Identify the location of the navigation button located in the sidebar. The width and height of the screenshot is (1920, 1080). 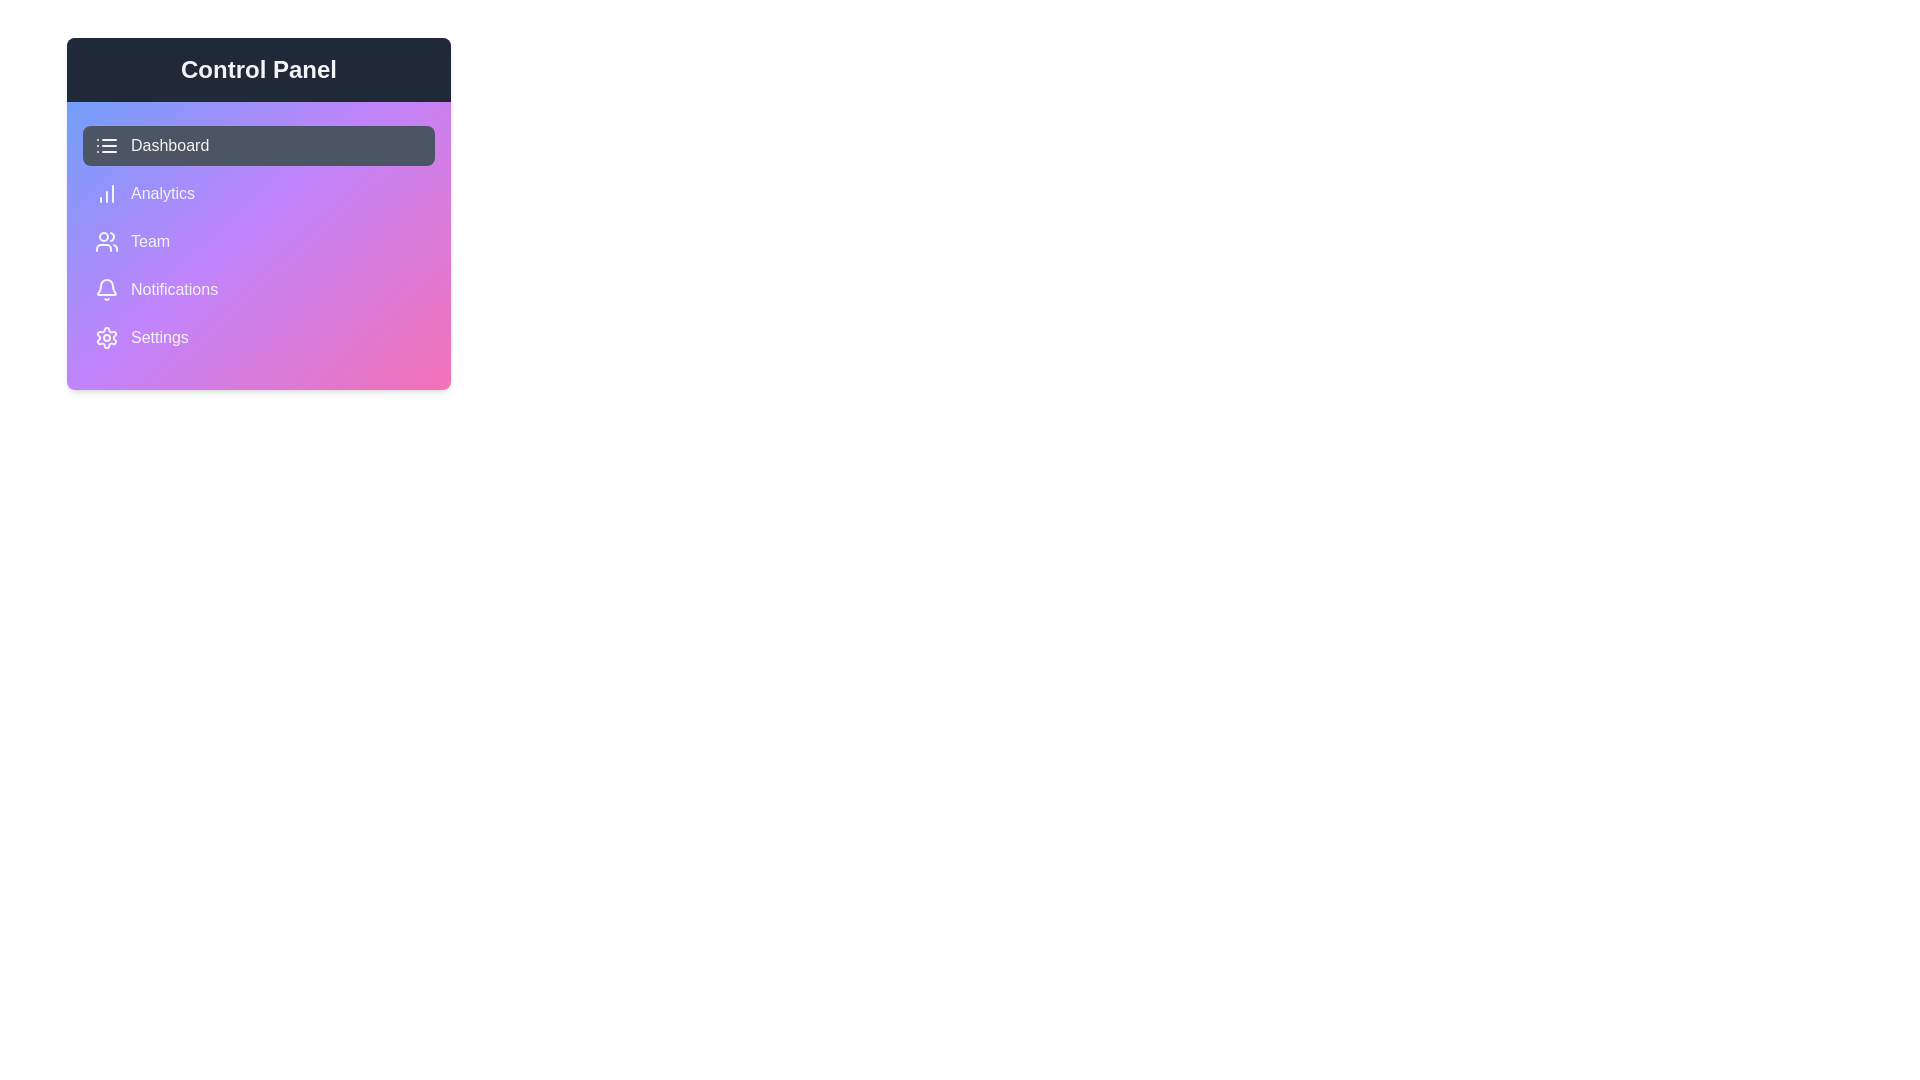
(258, 241).